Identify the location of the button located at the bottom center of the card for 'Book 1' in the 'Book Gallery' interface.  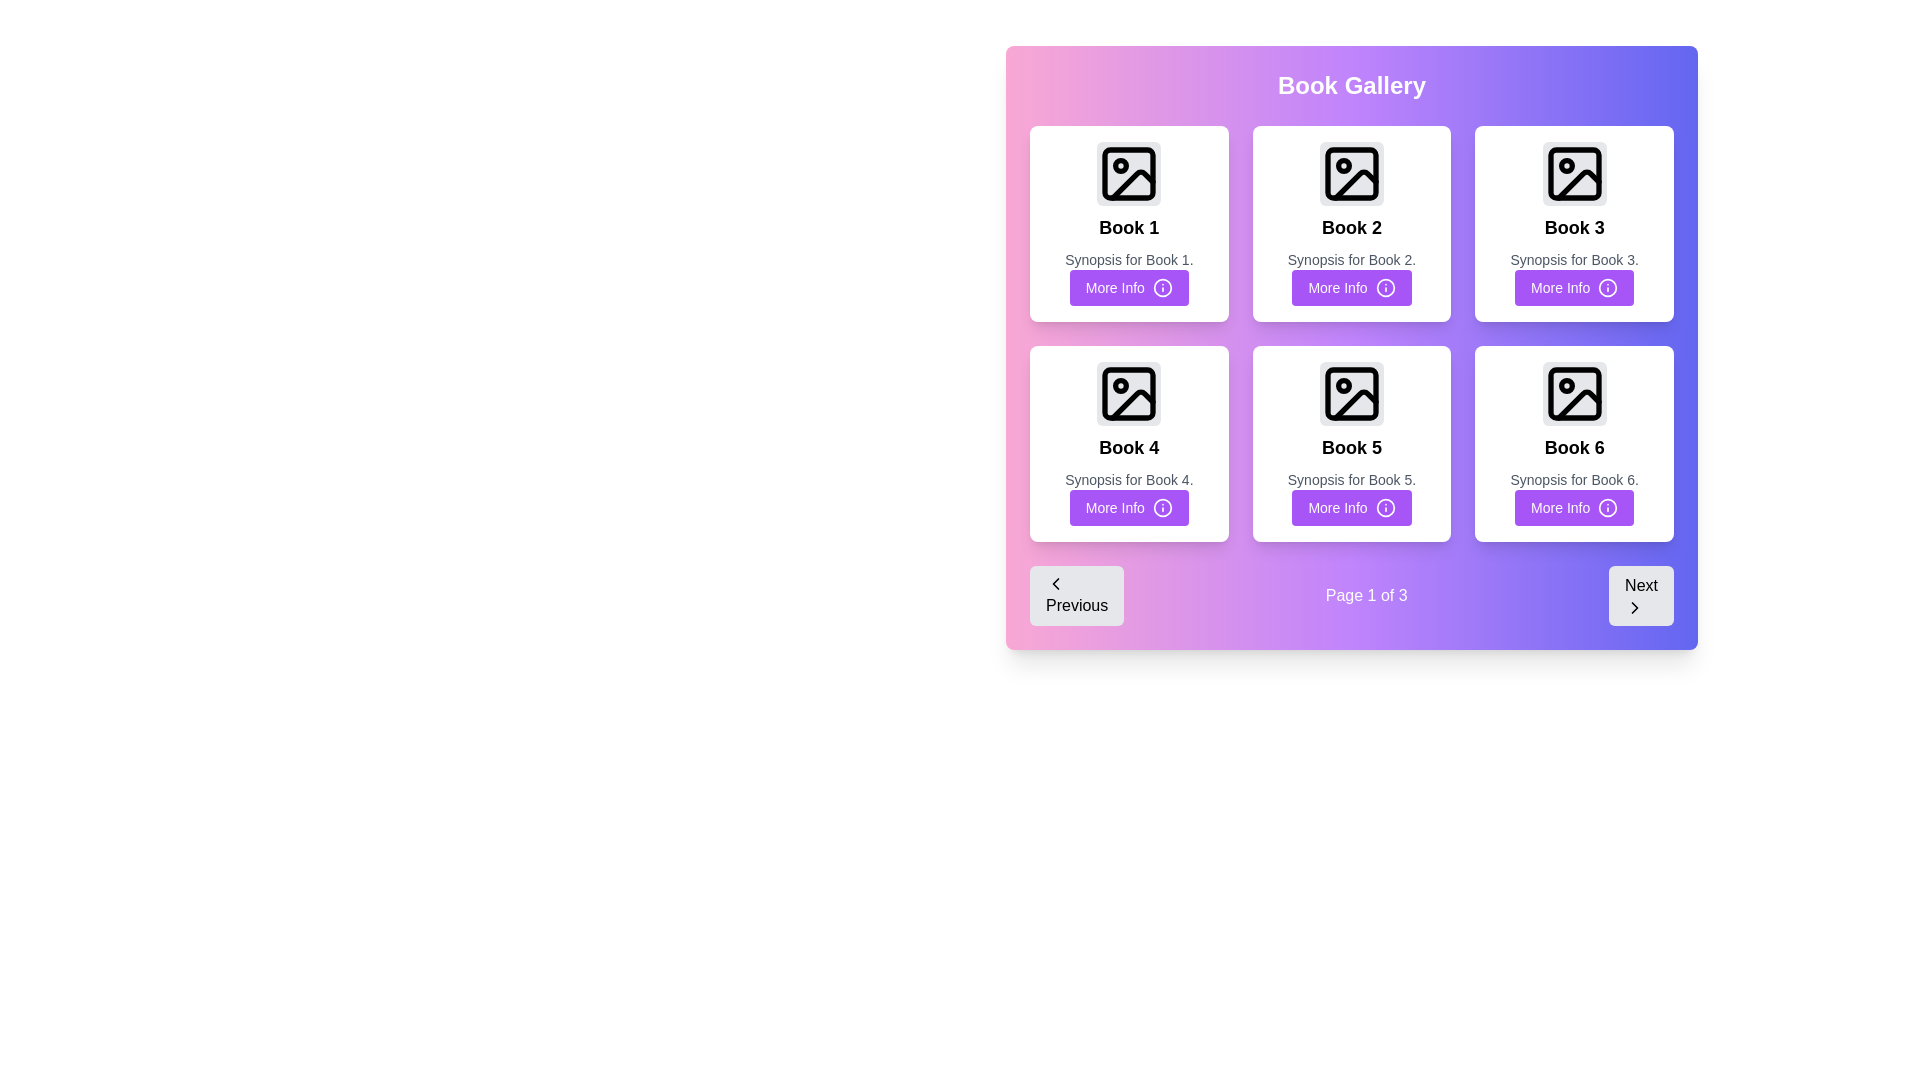
(1128, 288).